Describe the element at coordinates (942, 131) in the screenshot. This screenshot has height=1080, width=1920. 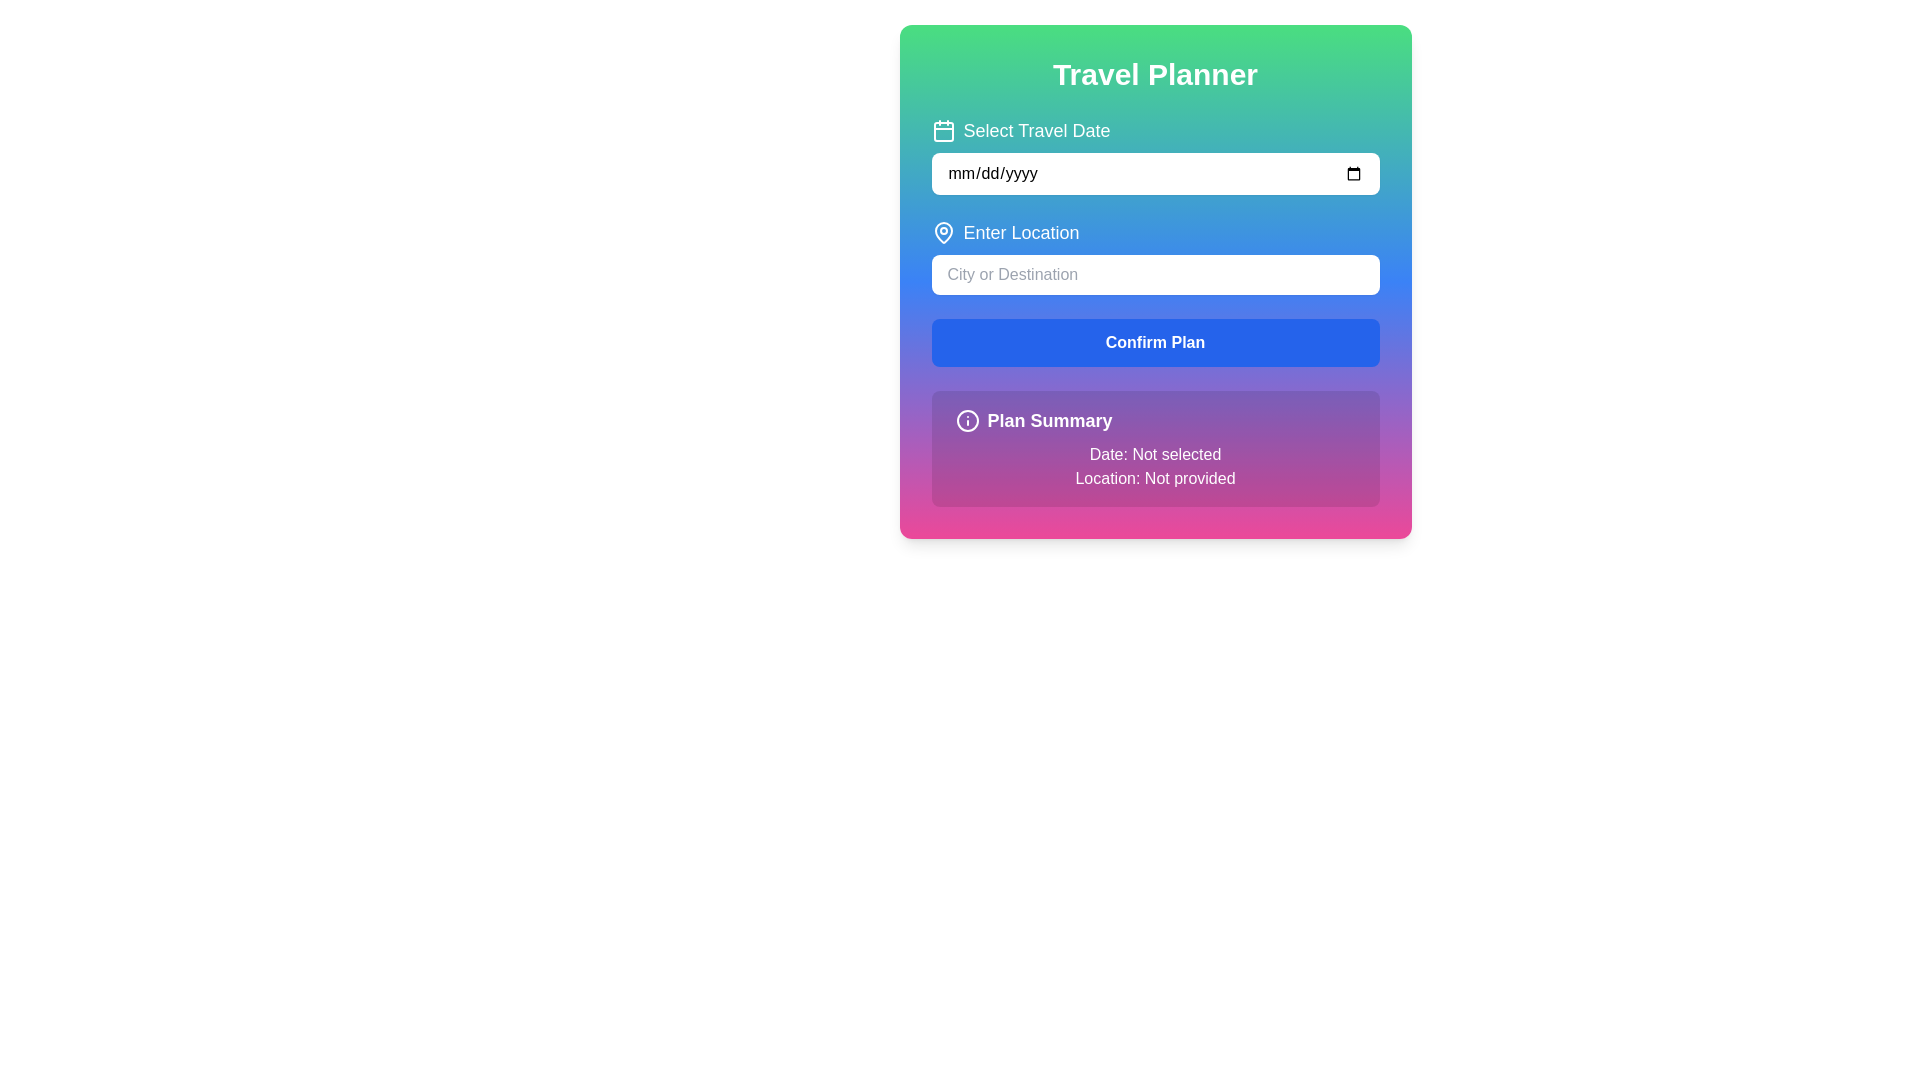
I see `the decorative component of the calendar icon located at the top left of the 'Select Travel Date' section within the travel planner interface` at that location.